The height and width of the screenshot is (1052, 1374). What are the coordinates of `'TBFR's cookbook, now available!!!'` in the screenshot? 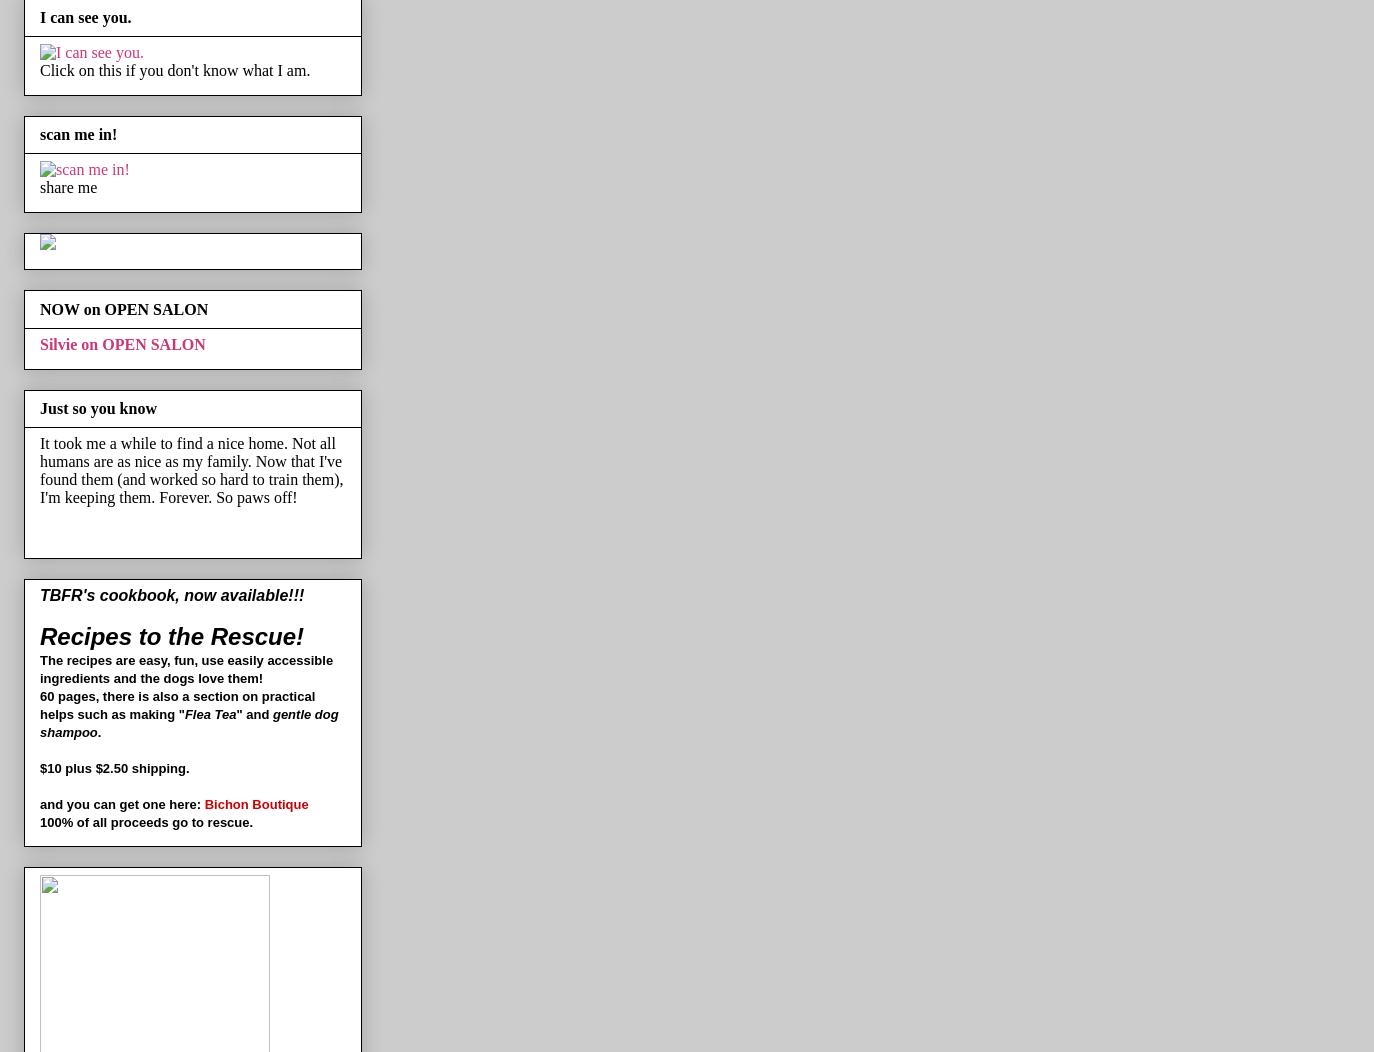 It's located at (171, 594).